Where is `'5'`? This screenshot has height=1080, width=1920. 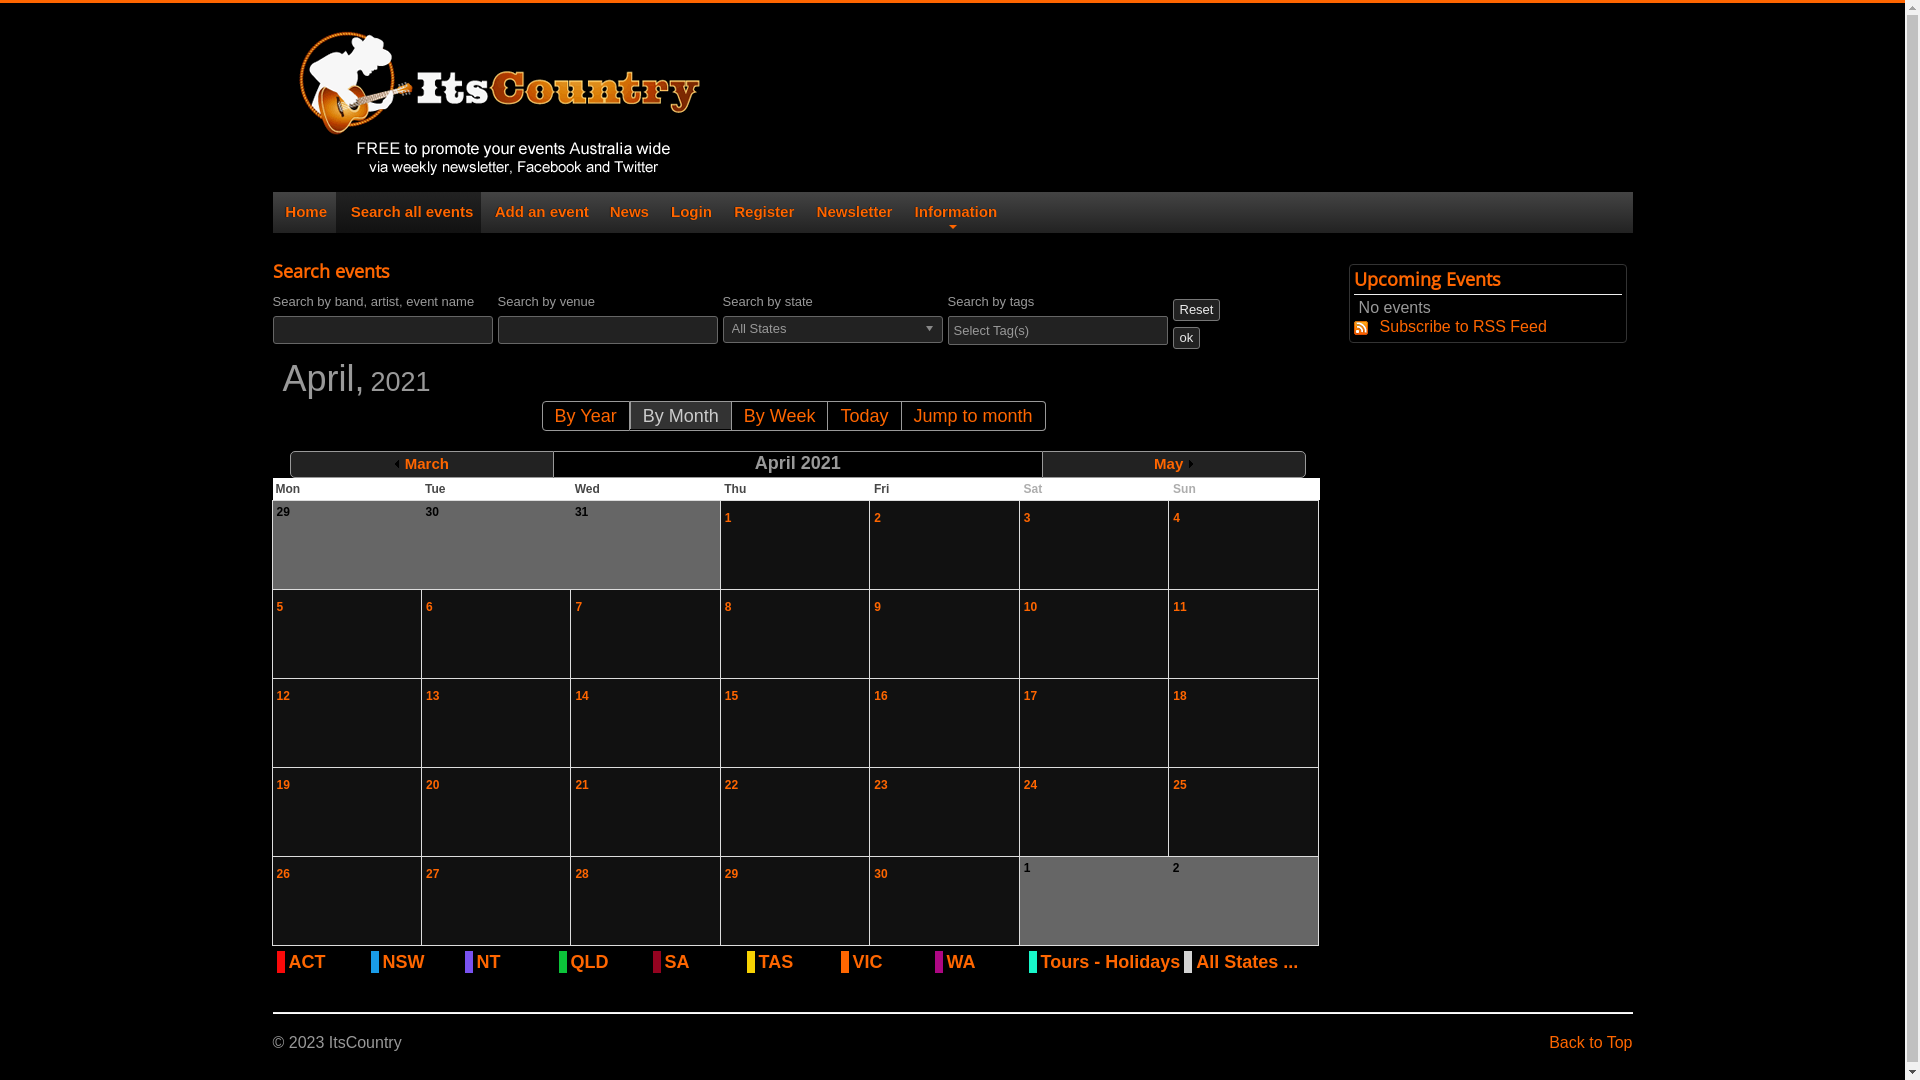
'5' is located at coordinates (278, 605).